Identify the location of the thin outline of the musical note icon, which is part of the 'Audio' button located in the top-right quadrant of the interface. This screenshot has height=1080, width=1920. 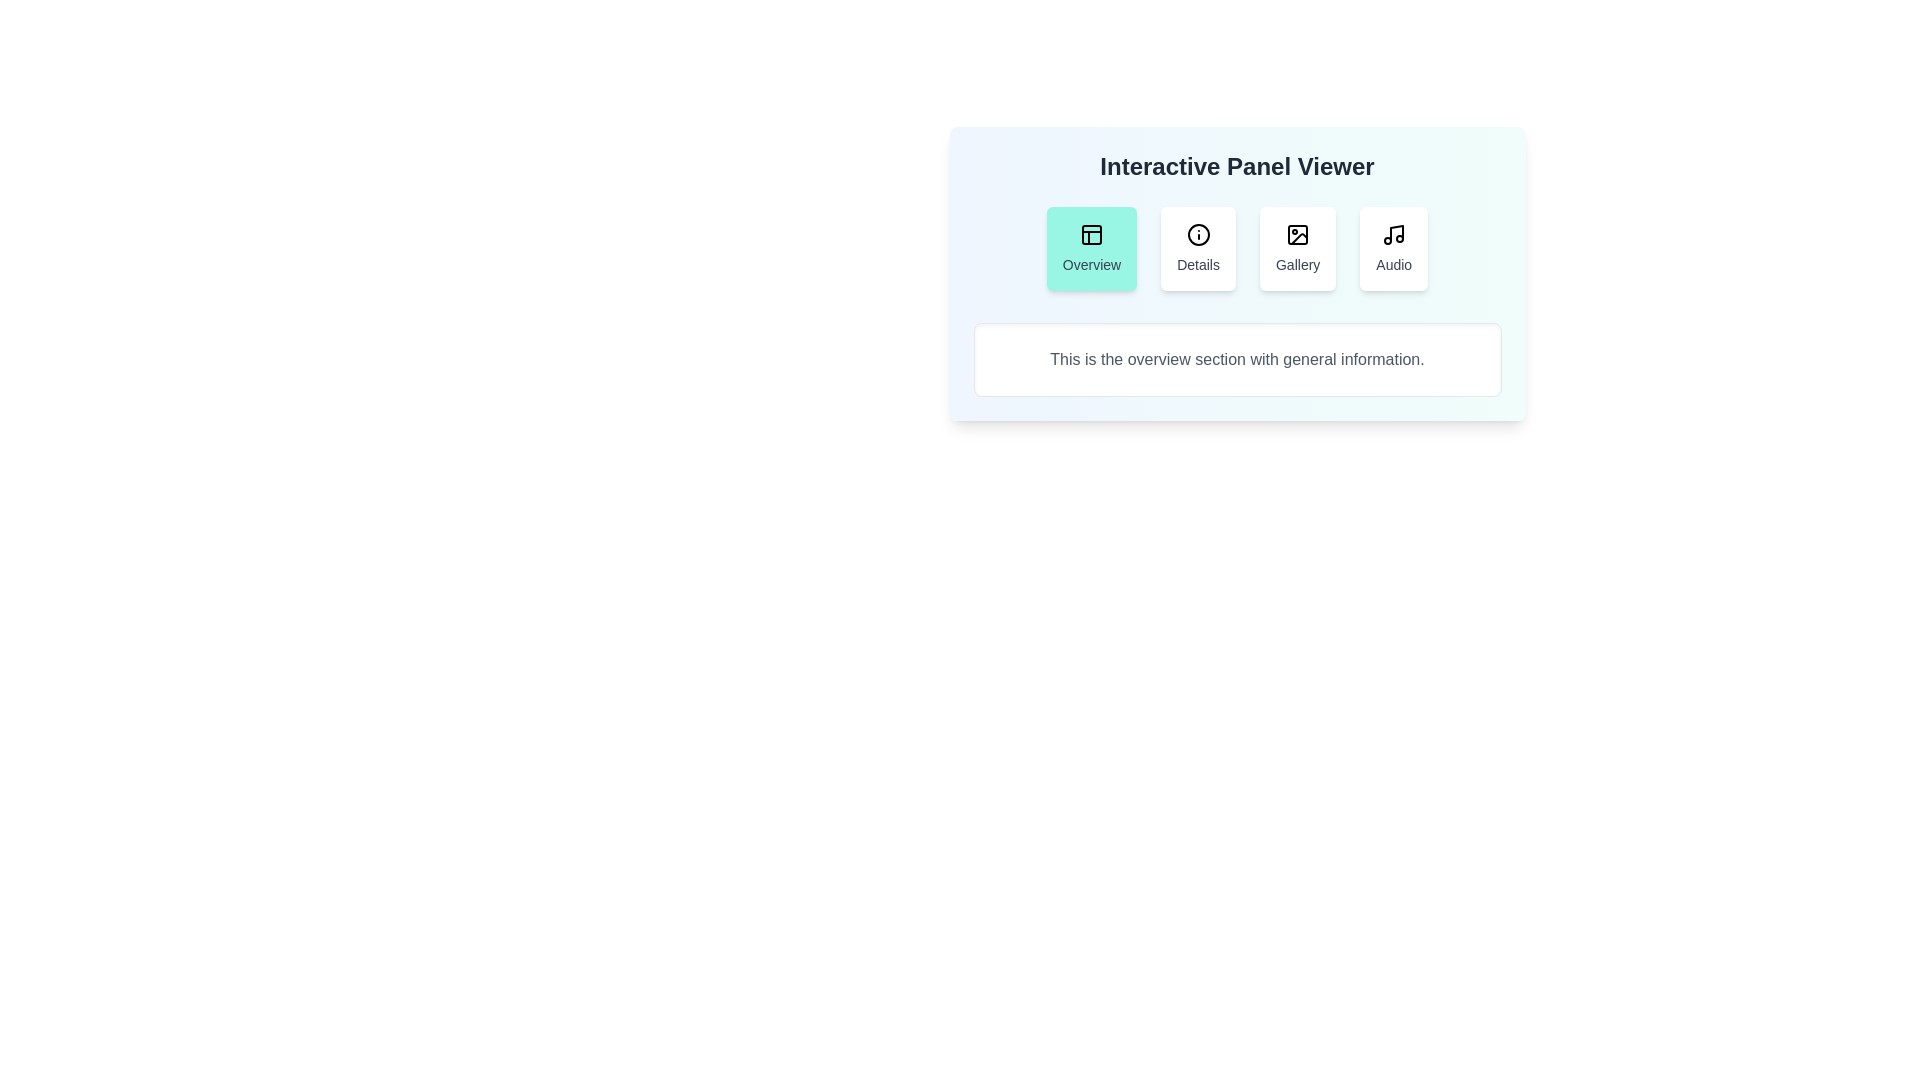
(1396, 232).